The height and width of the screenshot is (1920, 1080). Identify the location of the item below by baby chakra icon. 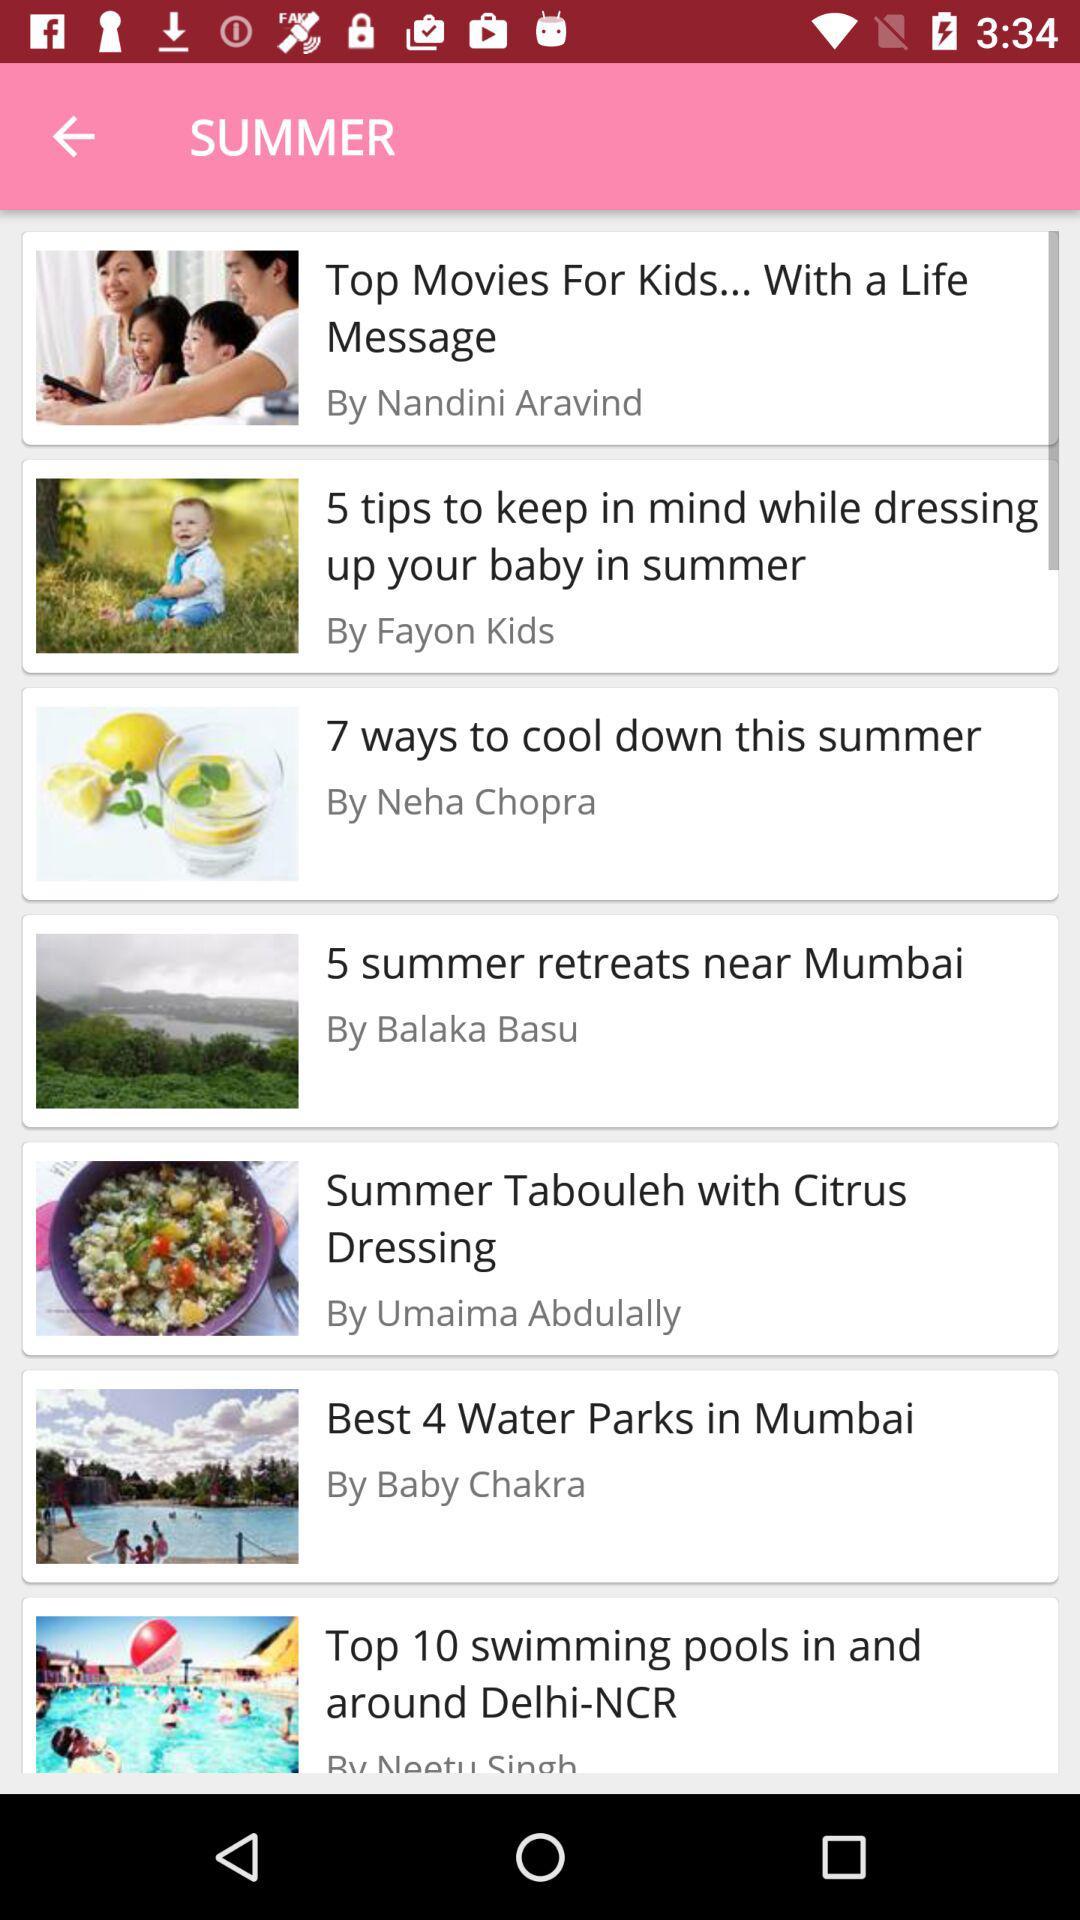
(684, 1672).